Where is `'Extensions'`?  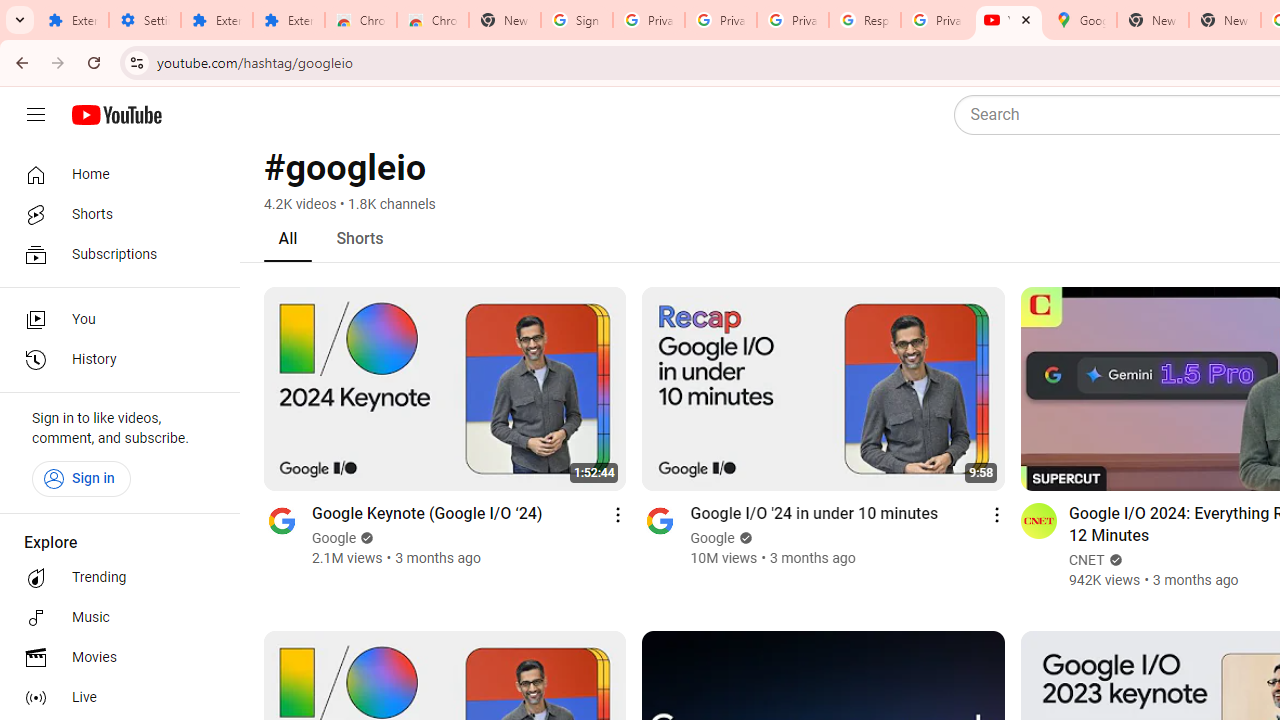 'Extensions' is located at coordinates (216, 20).